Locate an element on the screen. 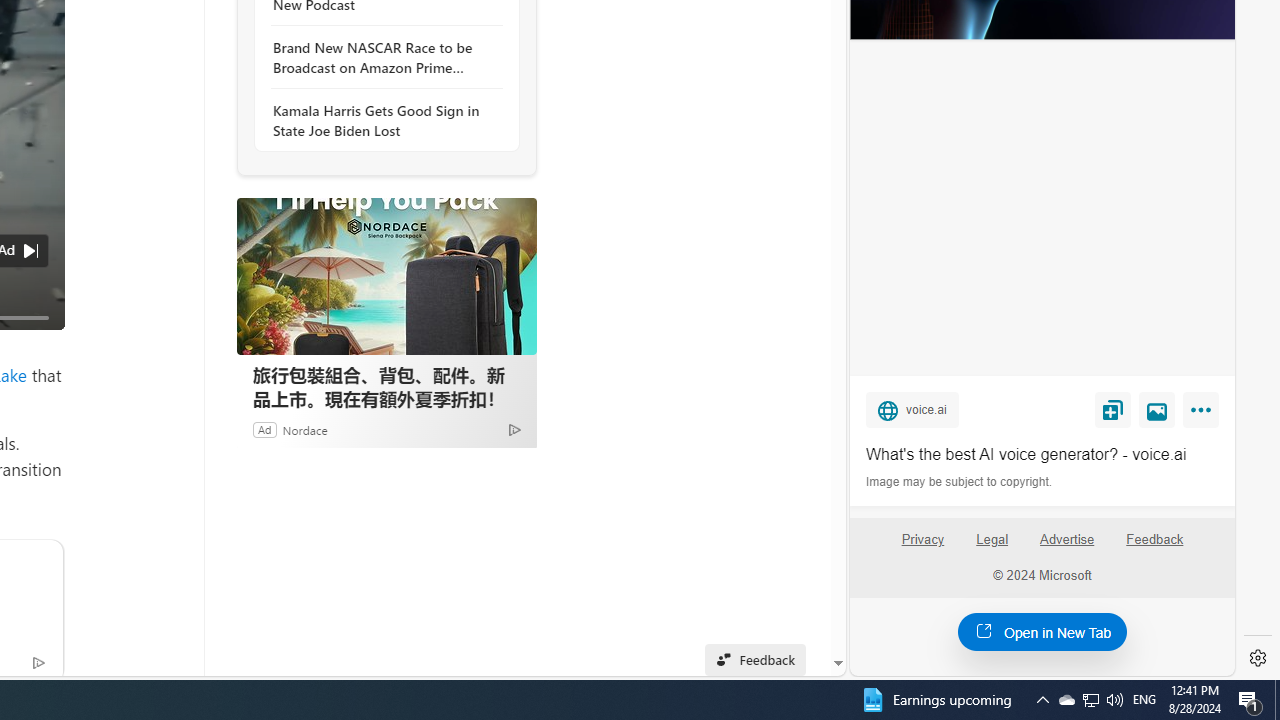  'More' is located at coordinates (1203, 412).